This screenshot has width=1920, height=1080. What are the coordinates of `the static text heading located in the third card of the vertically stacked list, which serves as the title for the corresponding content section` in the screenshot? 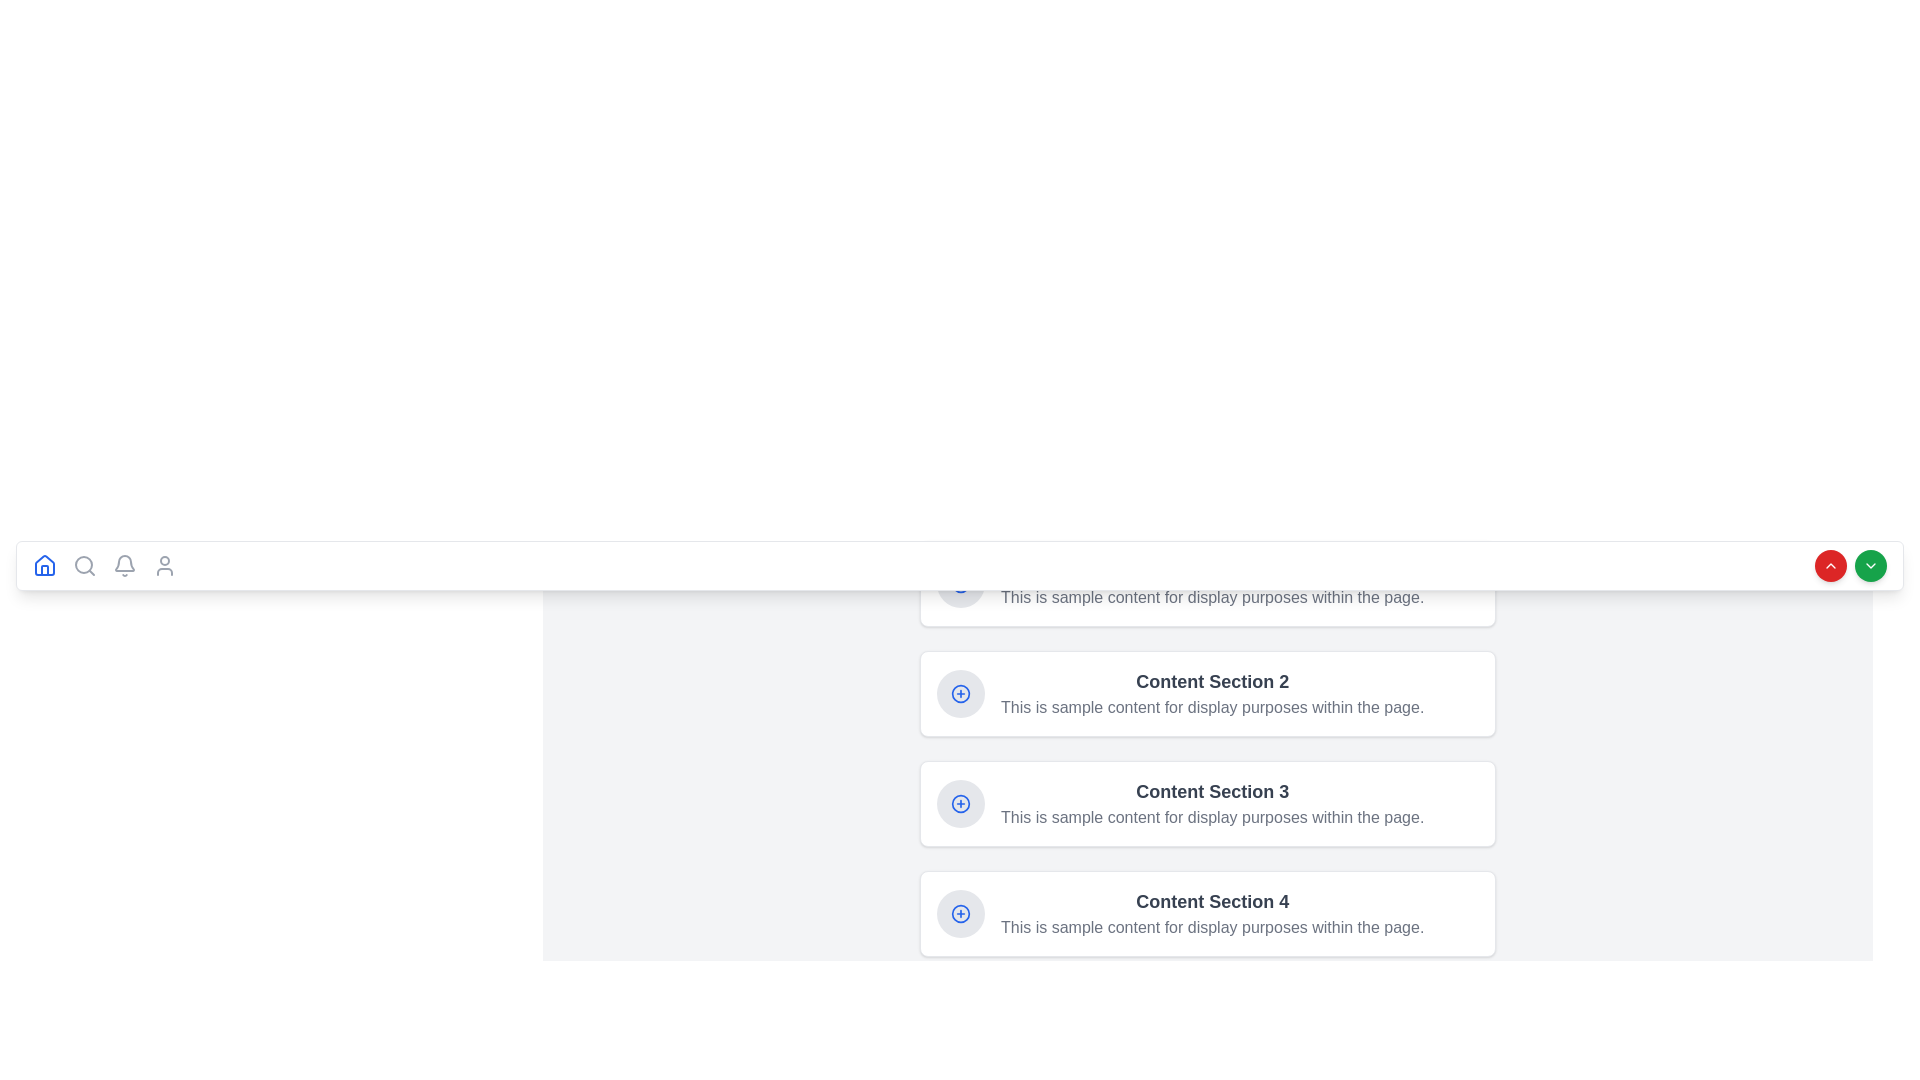 It's located at (1211, 790).